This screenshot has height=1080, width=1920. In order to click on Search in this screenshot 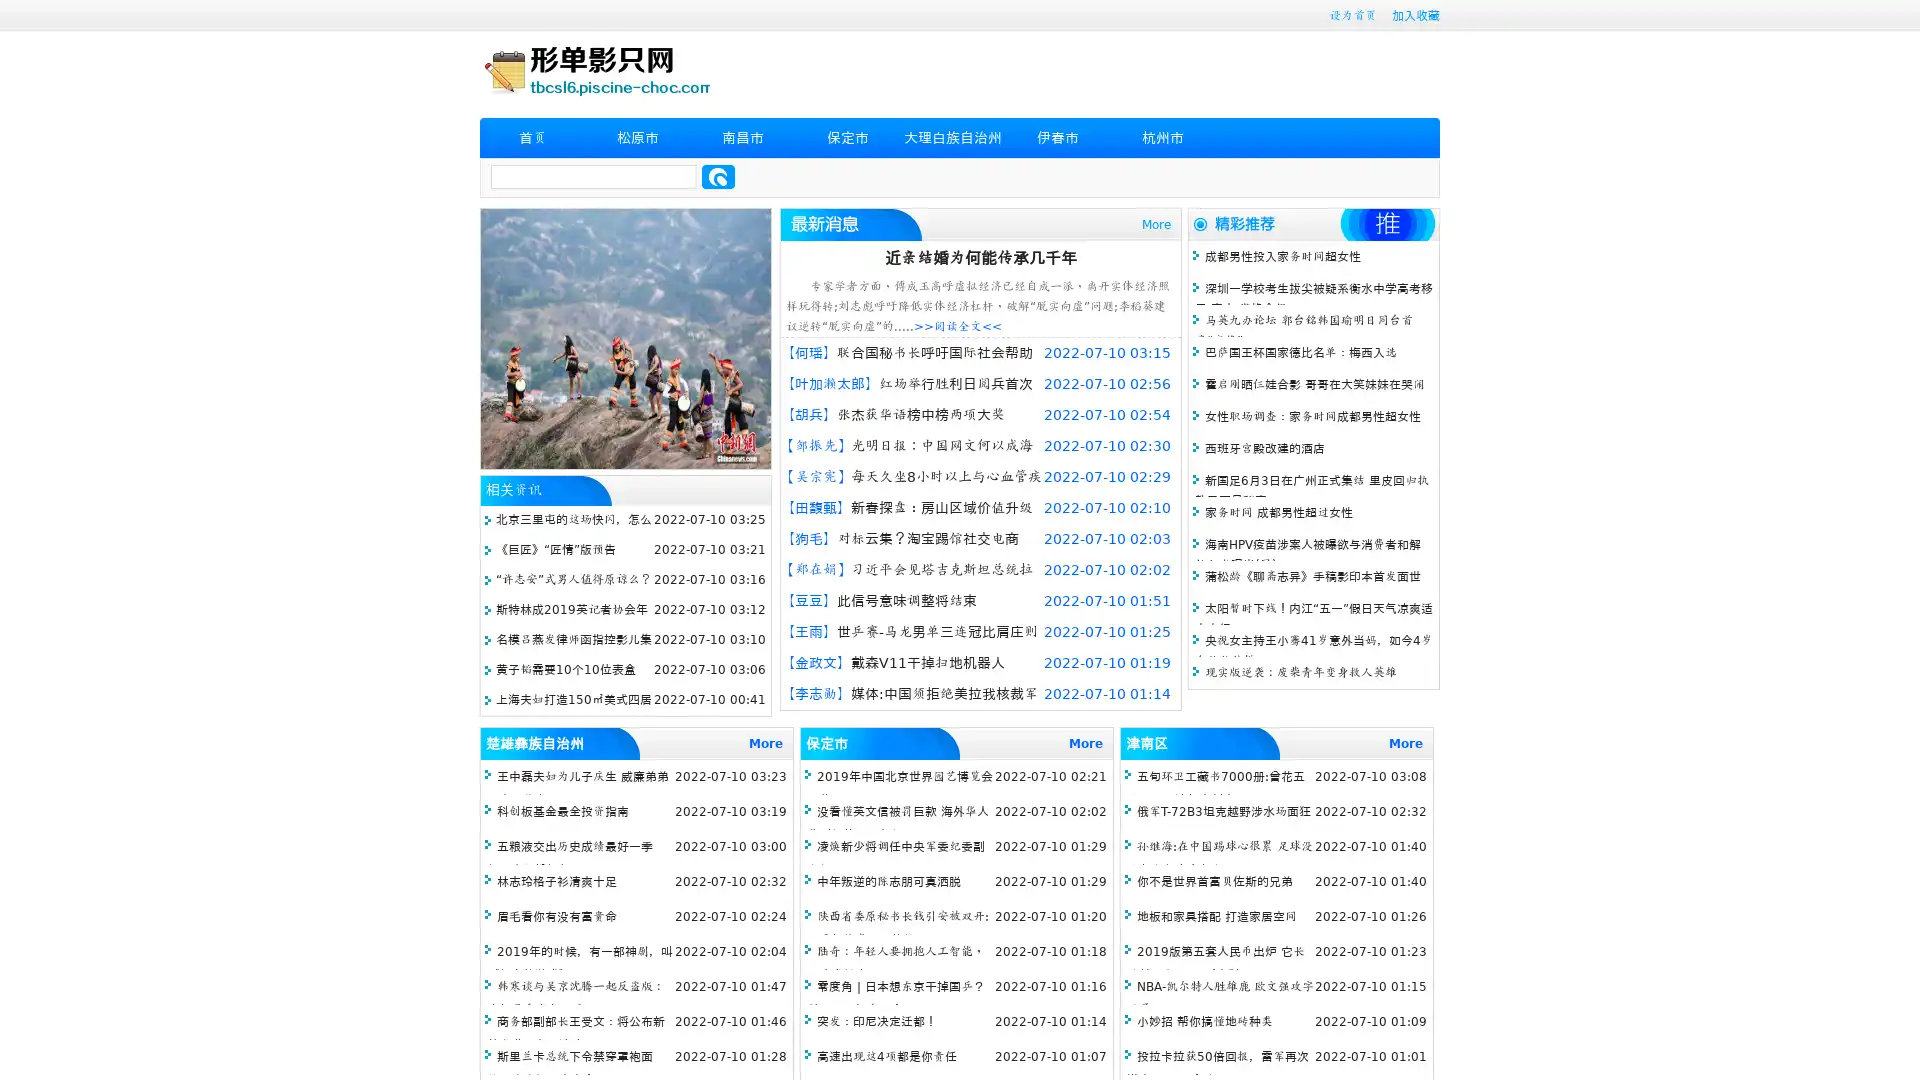, I will do `click(718, 176)`.